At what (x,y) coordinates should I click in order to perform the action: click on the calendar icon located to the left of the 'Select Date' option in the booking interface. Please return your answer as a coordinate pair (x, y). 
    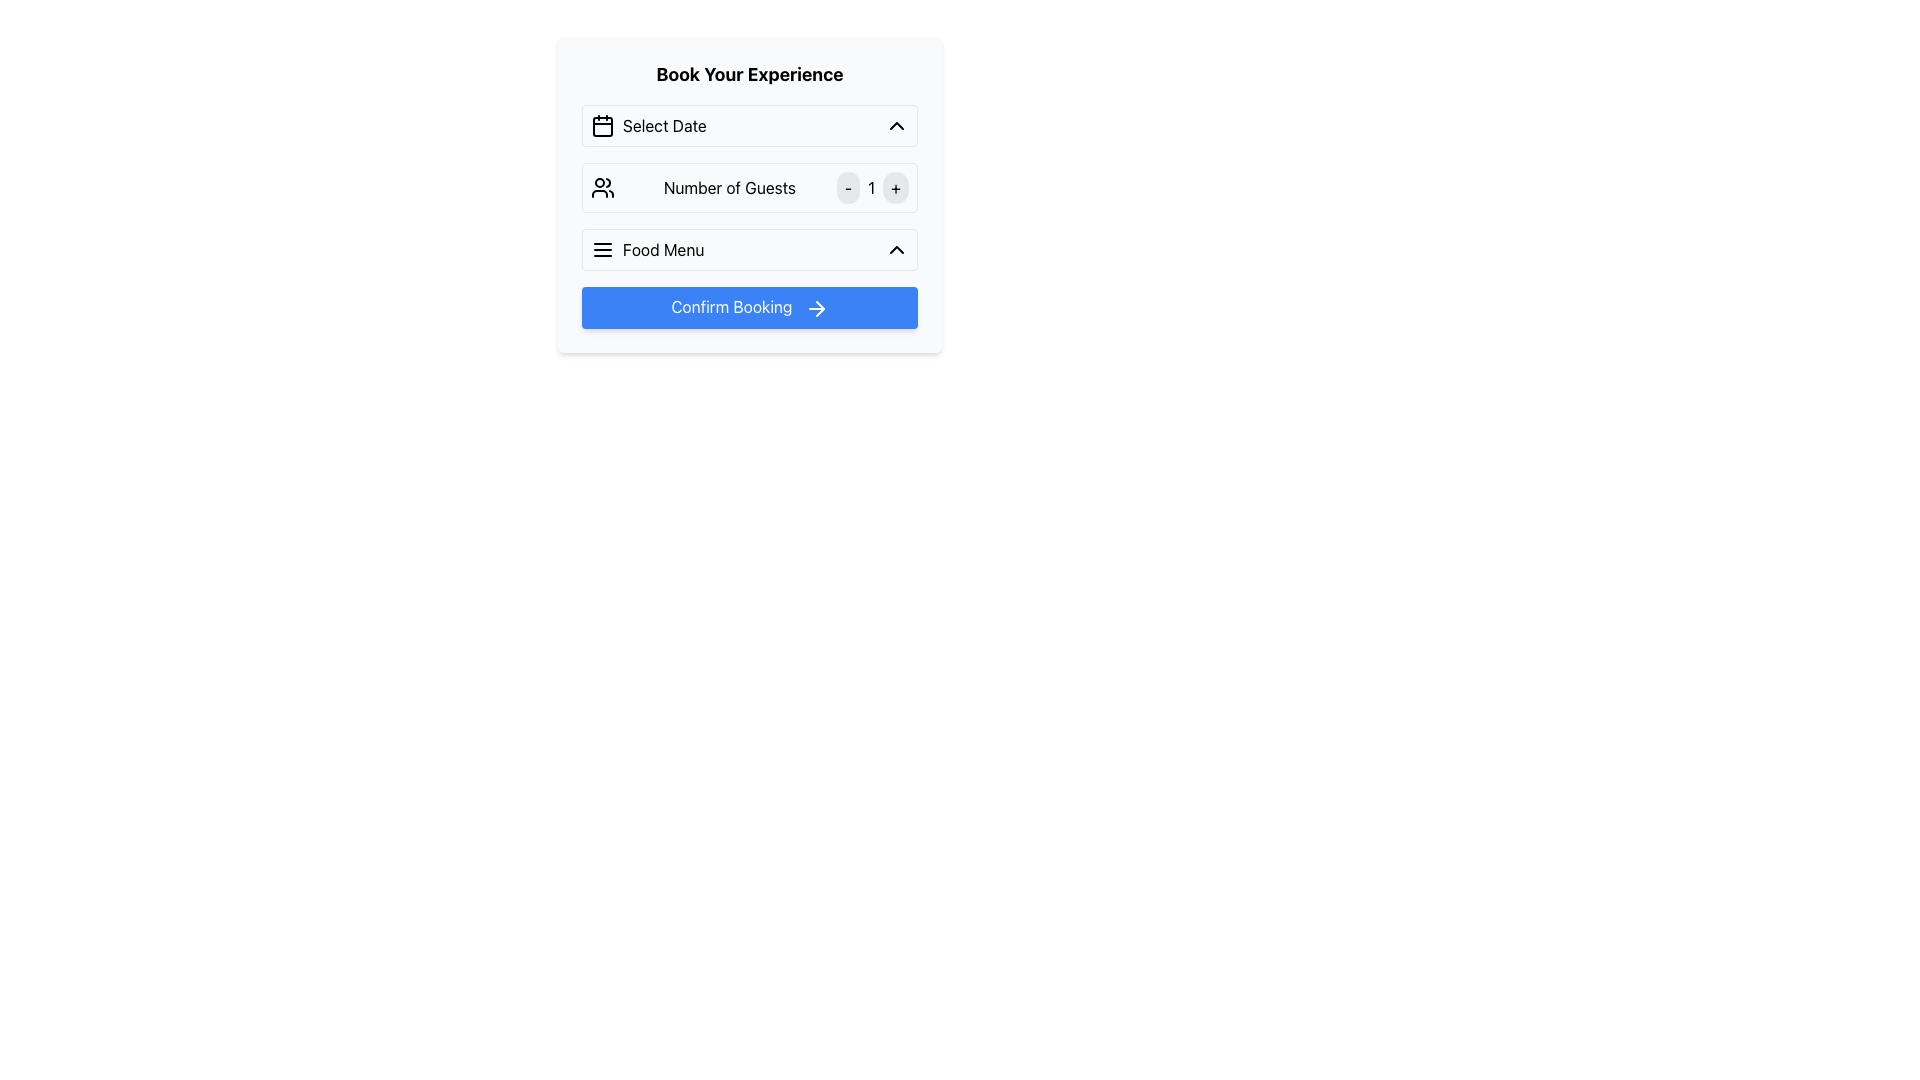
    Looking at the image, I should click on (602, 126).